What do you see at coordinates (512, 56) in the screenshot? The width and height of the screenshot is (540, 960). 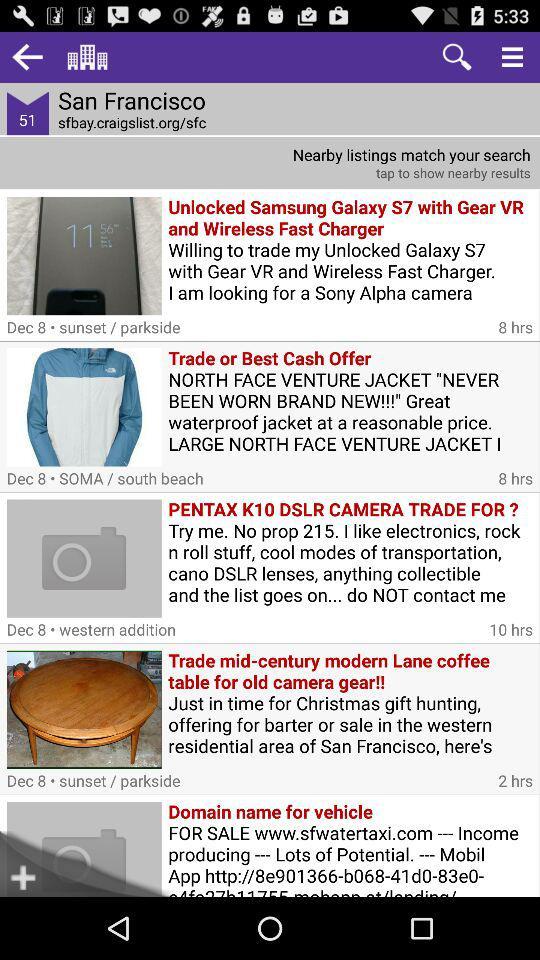 I see `menu` at bounding box center [512, 56].